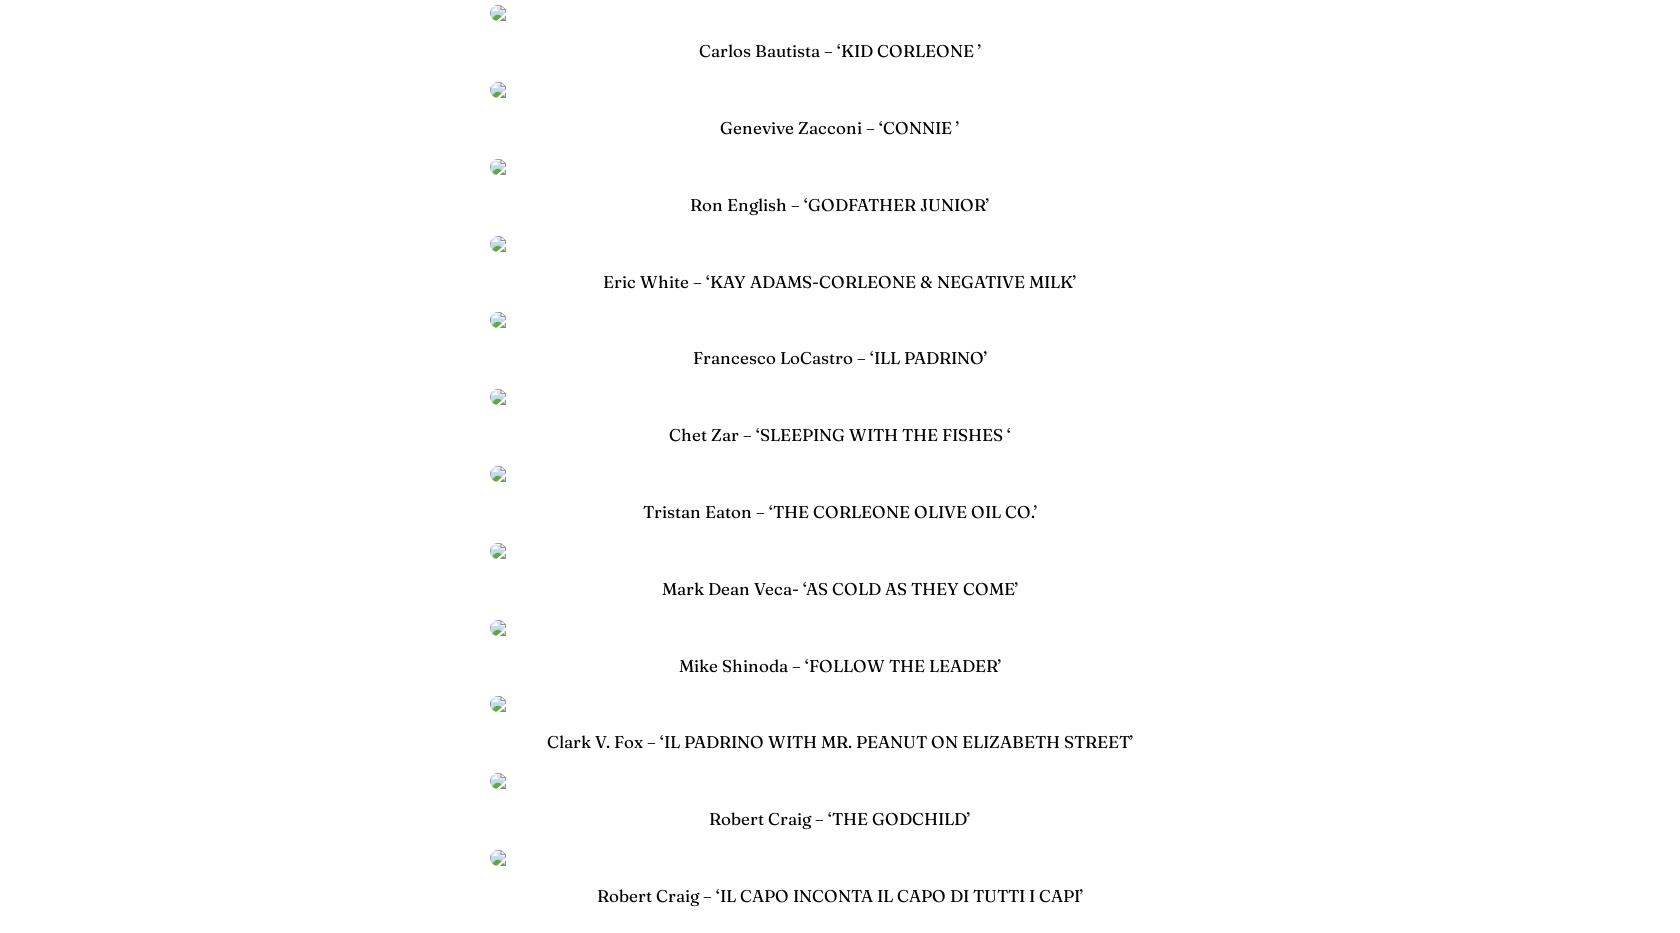 The image size is (1680, 933). What do you see at coordinates (840, 280) in the screenshot?
I see `'Eric White – ‘KAY ADAMS-CORLEONE & NEGATIVE MILK’'` at bounding box center [840, 280].